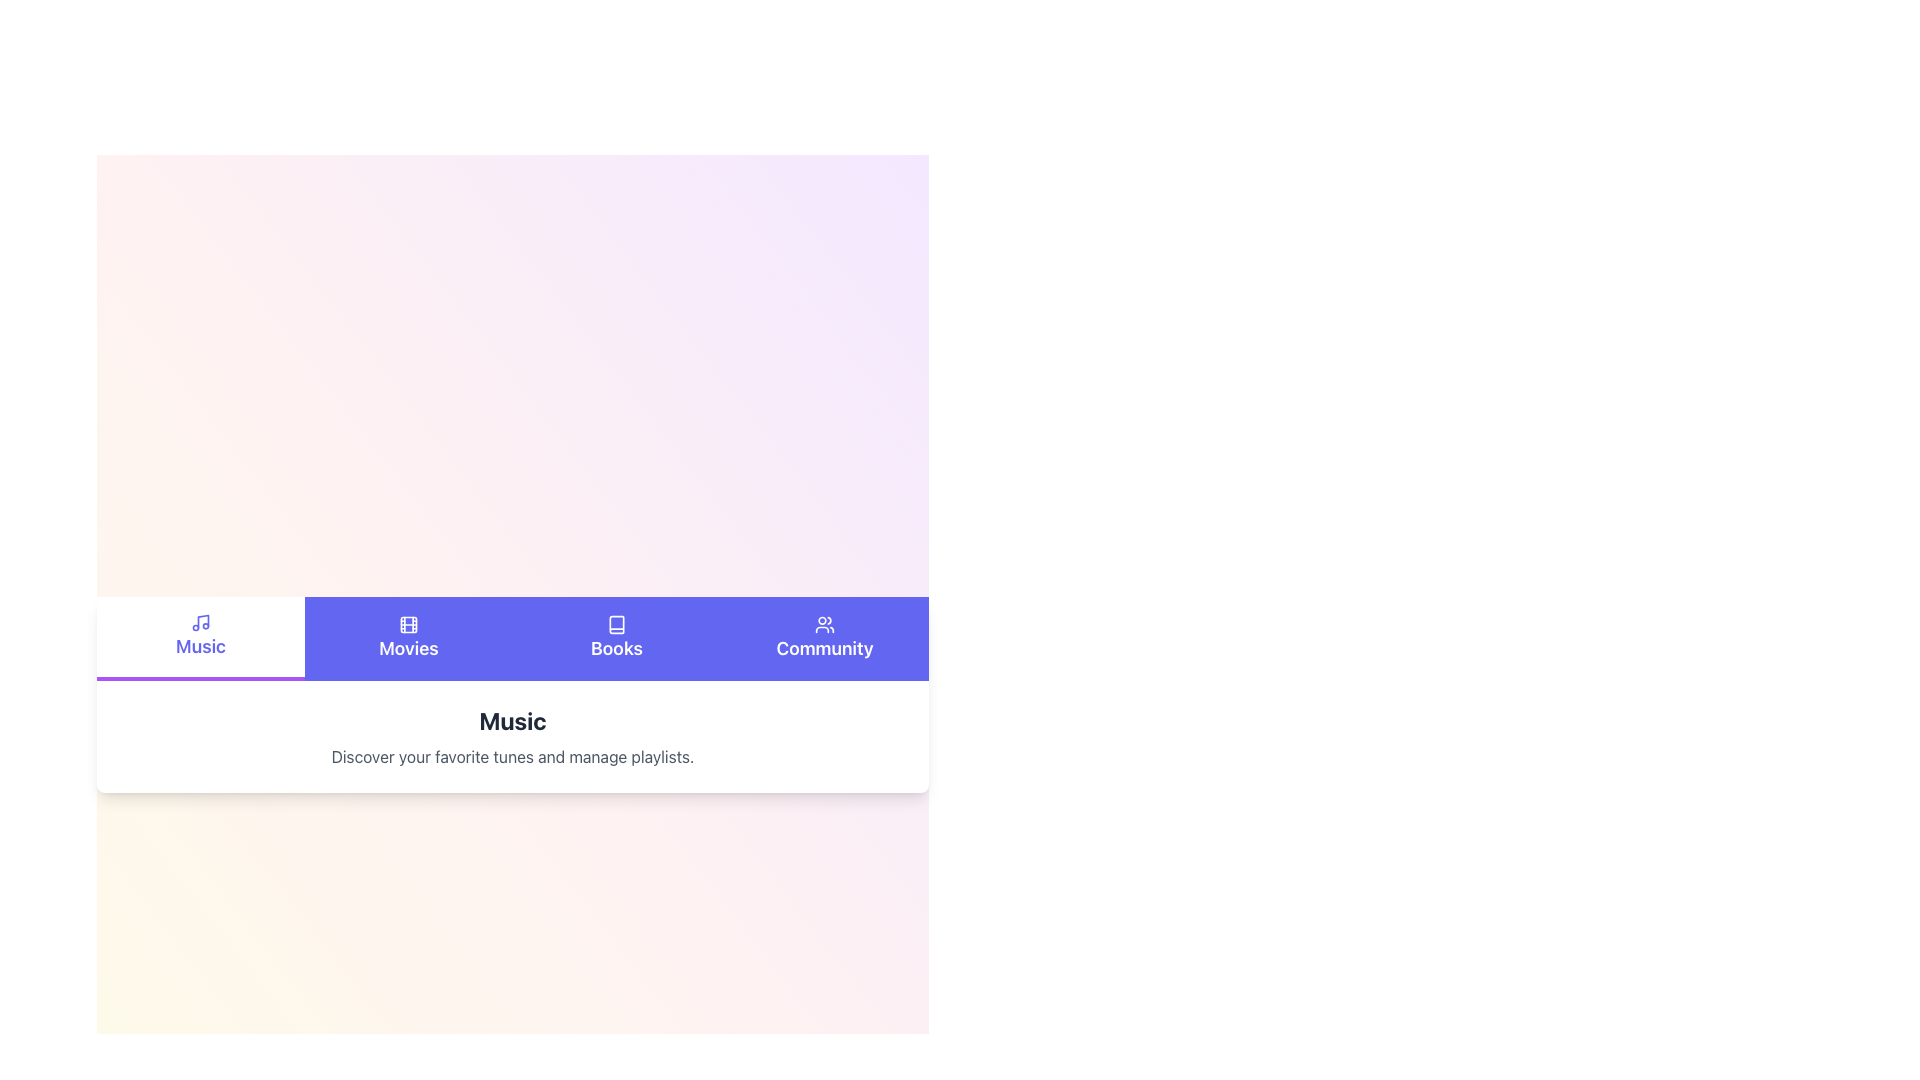  I want to click on the 'Music' text label within the navigation menu, so click(201, 647).